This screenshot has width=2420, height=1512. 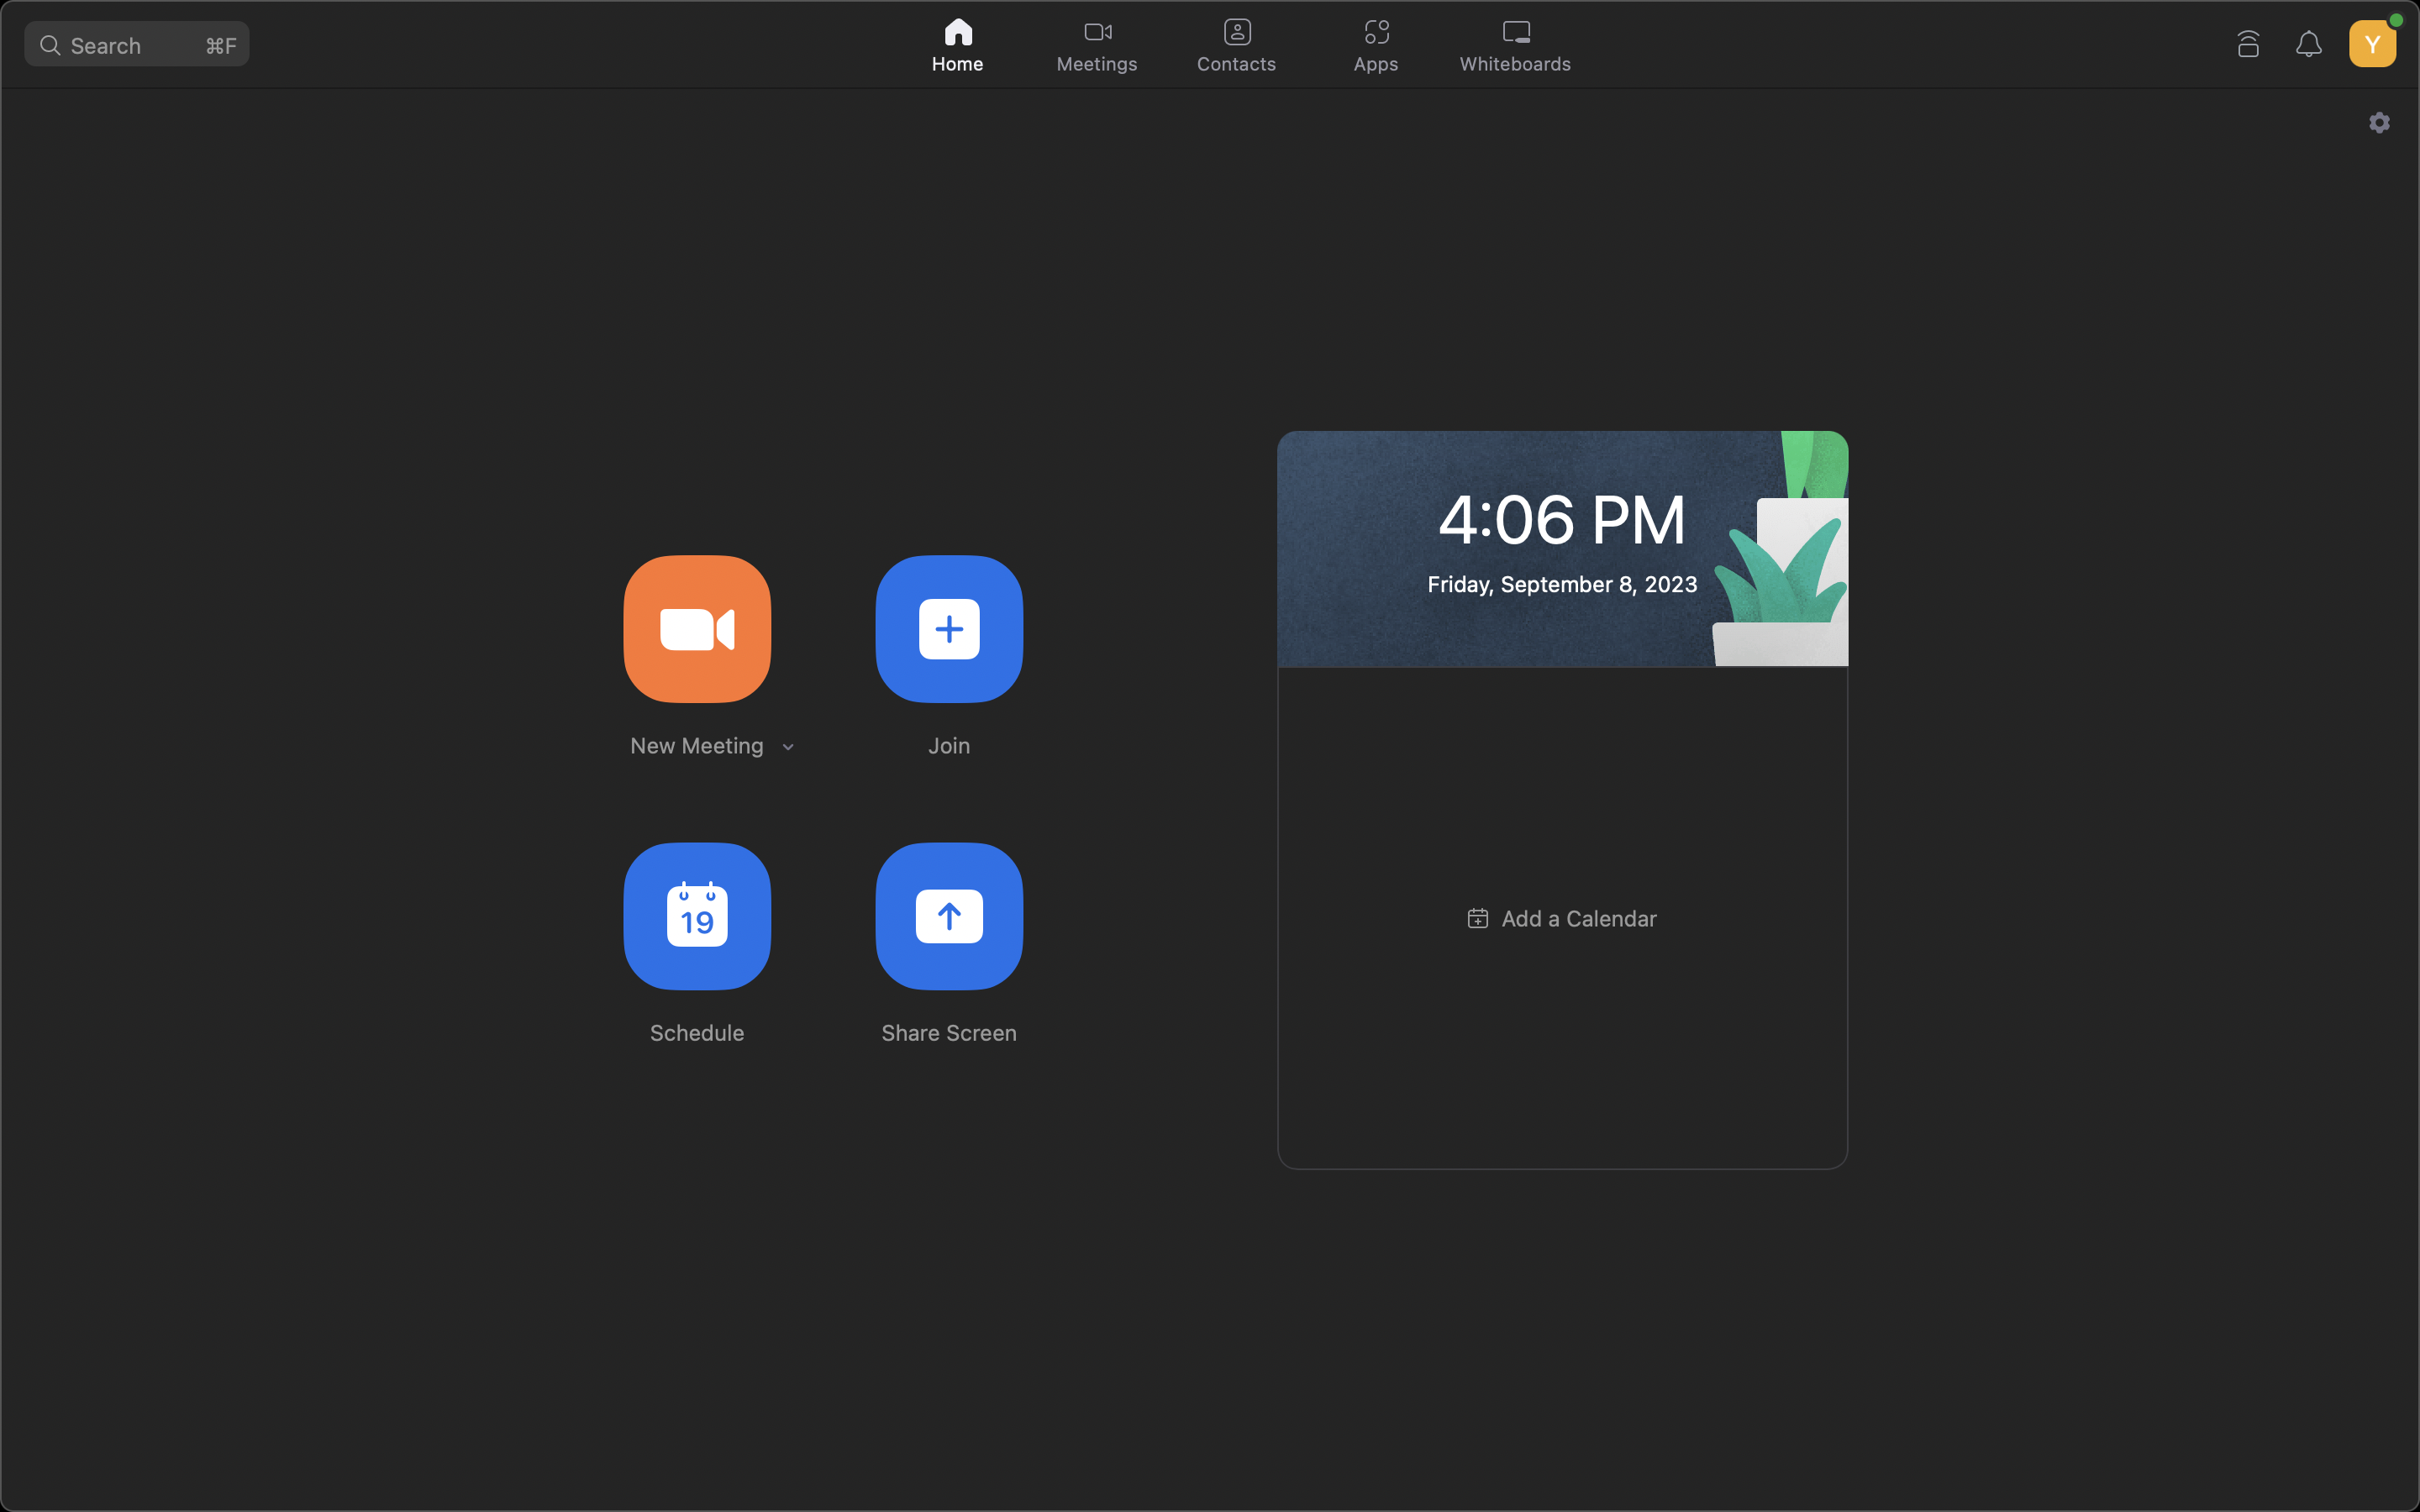 What do you see at coordinates (1520, 46) in the screenshot?
I see `Engage the whiteboard functions` at bounding box center [1520, 46].